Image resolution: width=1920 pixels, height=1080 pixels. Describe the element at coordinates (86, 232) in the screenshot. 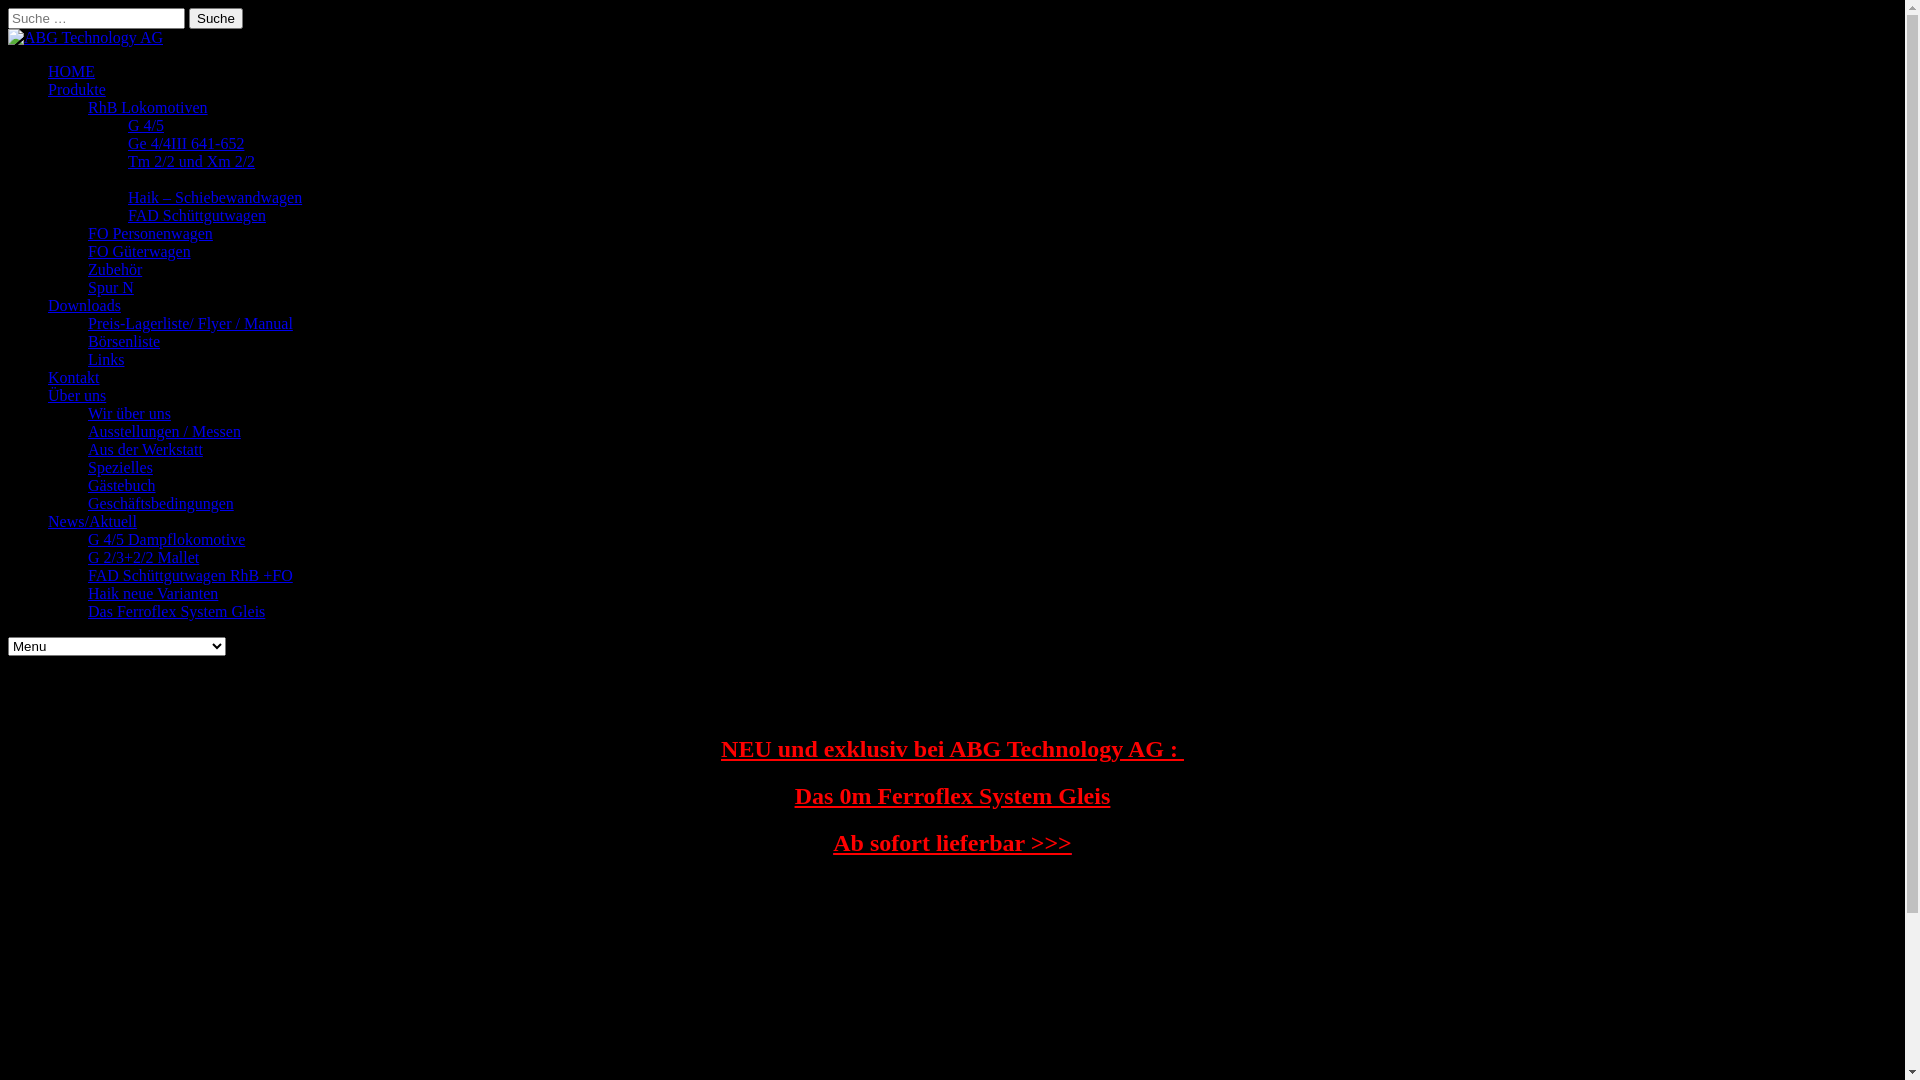

I see `'FO Personenwagen'` at that location.